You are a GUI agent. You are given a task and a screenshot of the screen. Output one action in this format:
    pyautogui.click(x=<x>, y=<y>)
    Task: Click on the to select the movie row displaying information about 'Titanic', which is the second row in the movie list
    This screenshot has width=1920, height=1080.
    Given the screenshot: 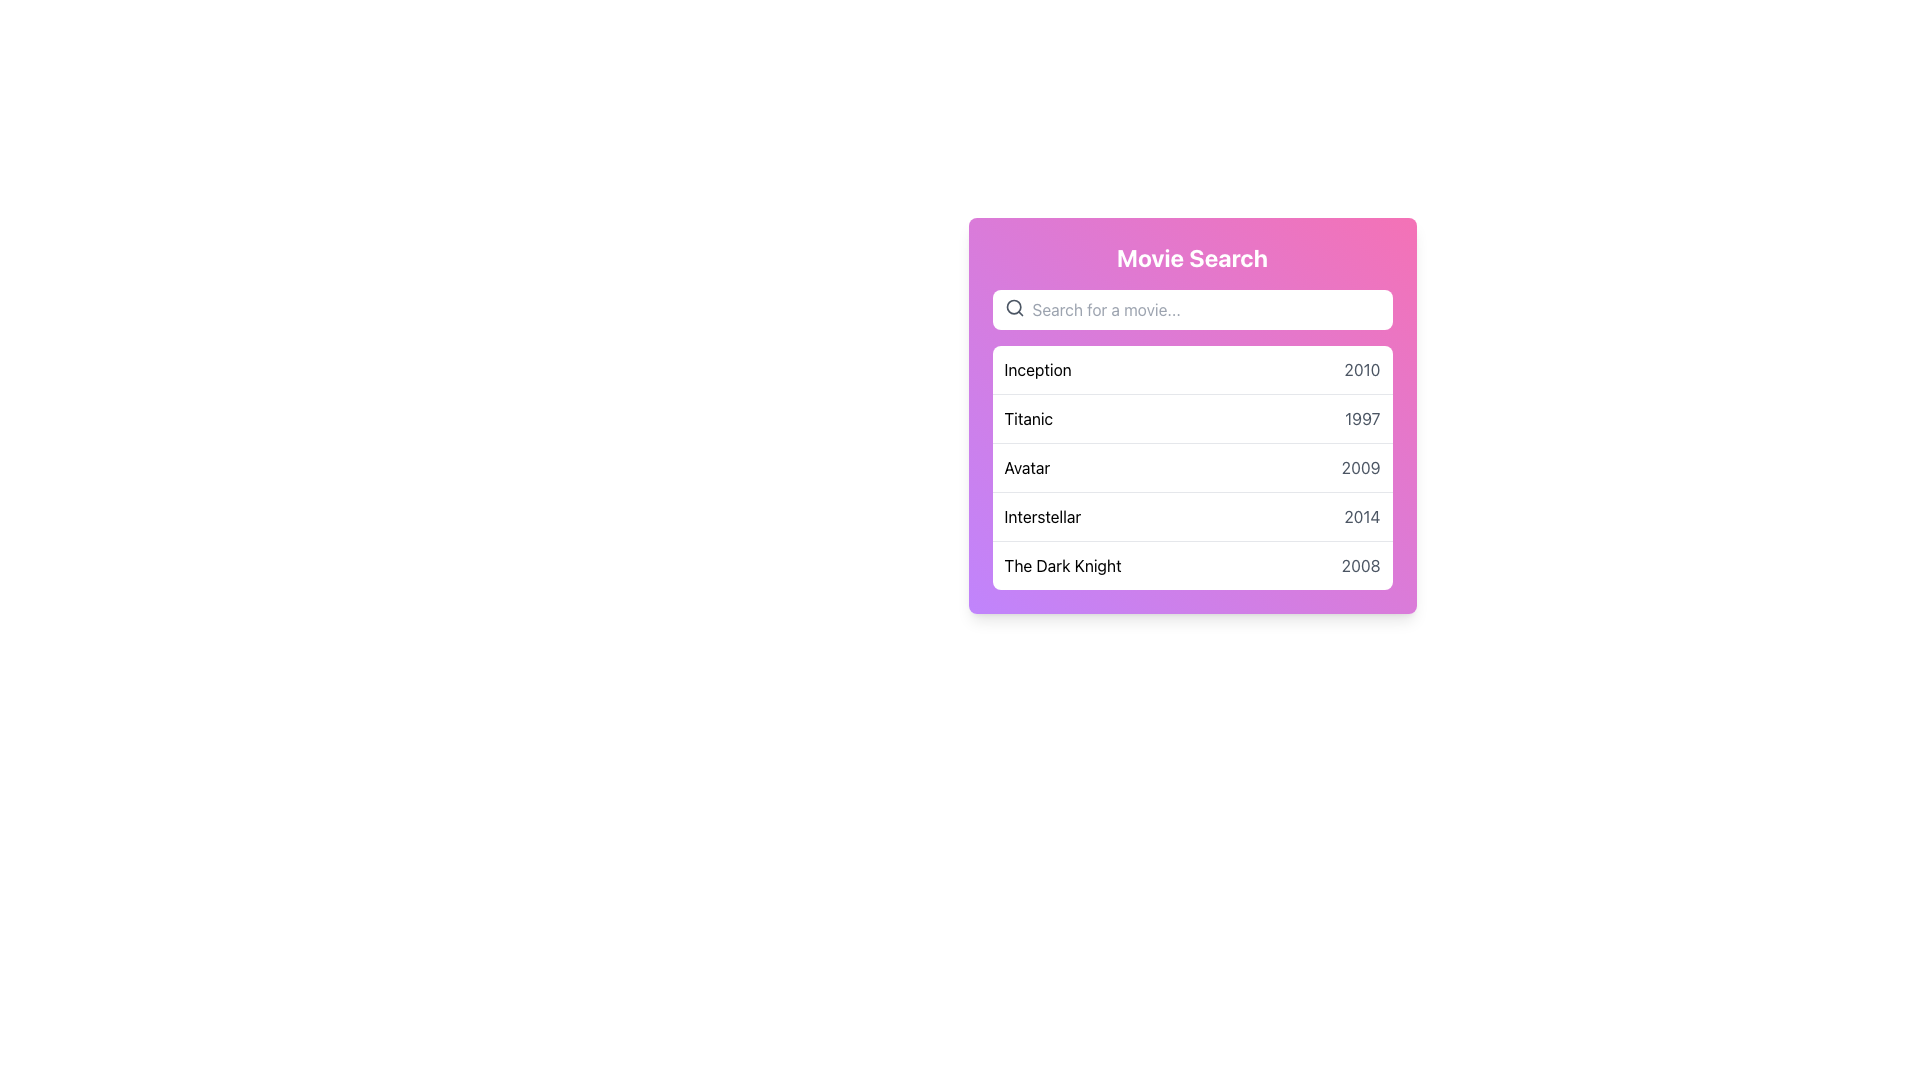 What is the action you would take?
    pyautogui.click(x=1192, y=417)
    